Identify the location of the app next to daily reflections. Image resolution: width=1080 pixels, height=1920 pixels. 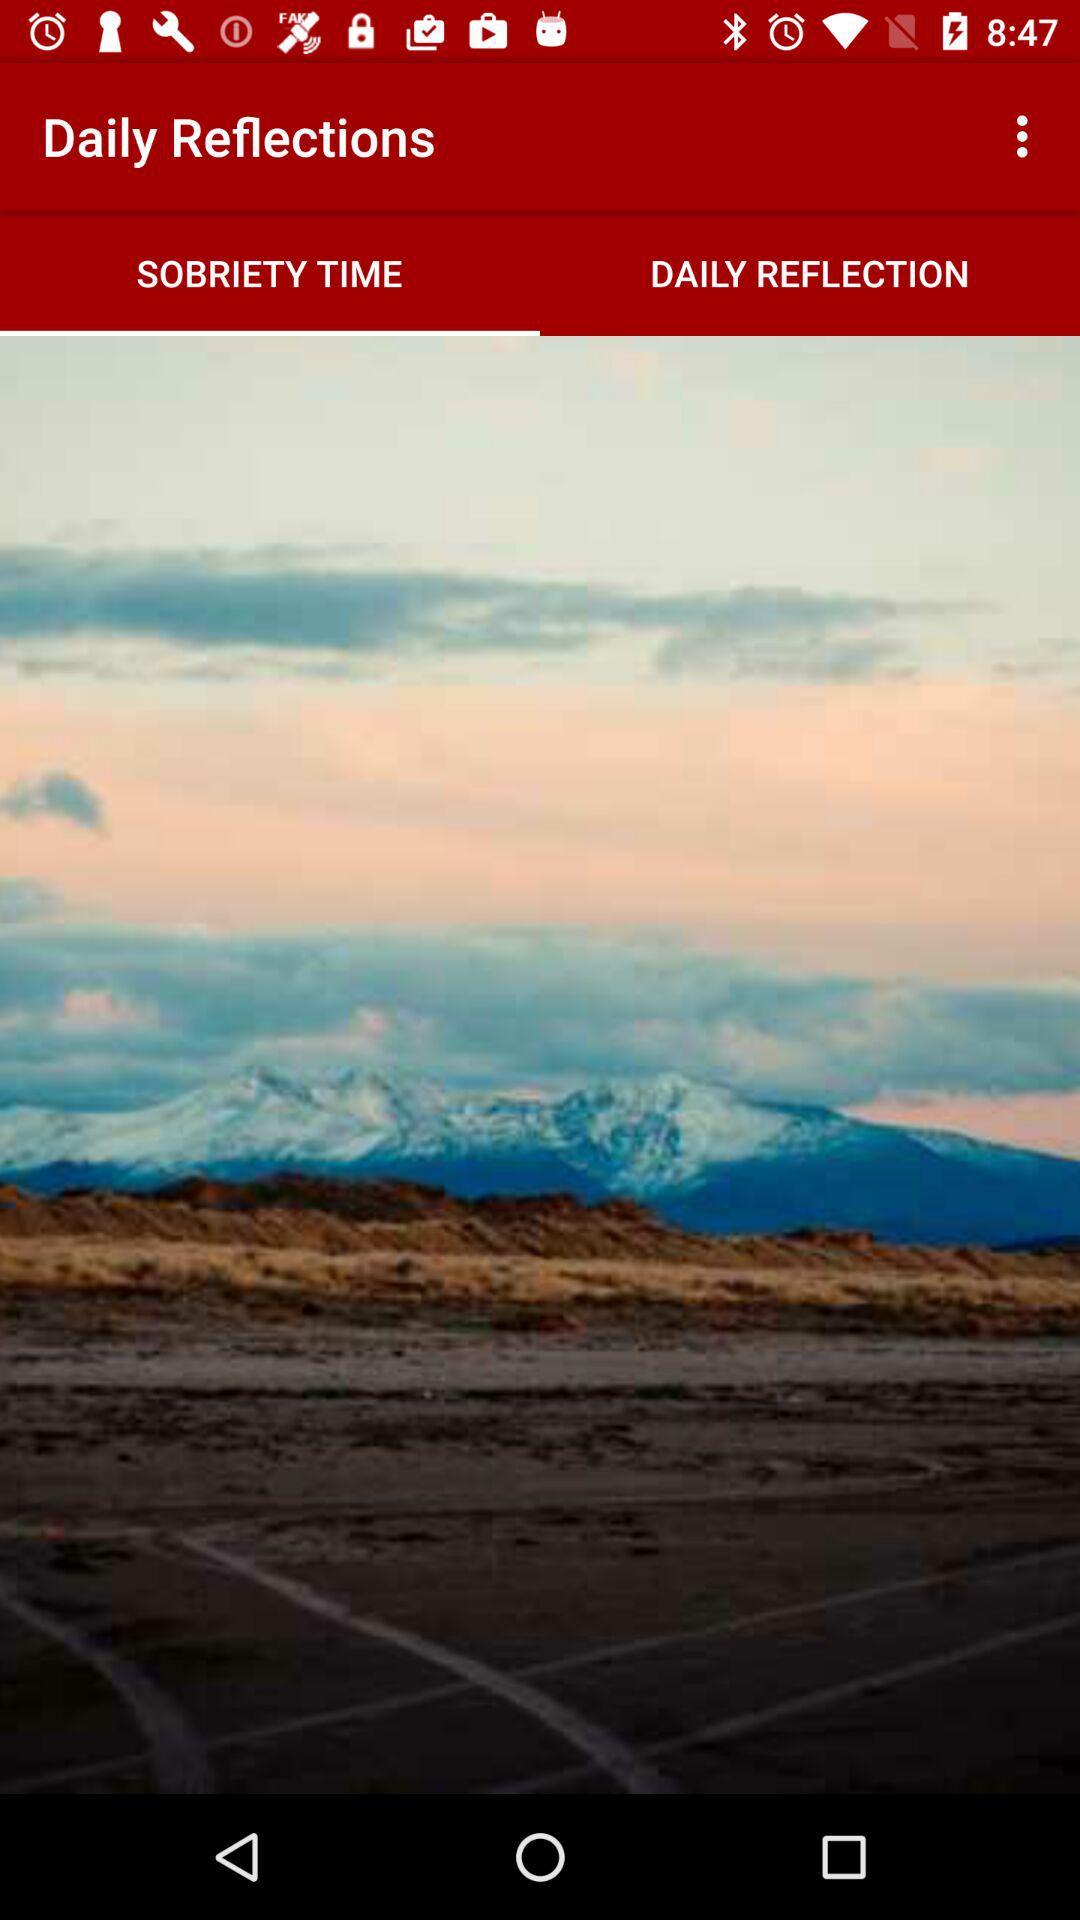
(1027, 135).